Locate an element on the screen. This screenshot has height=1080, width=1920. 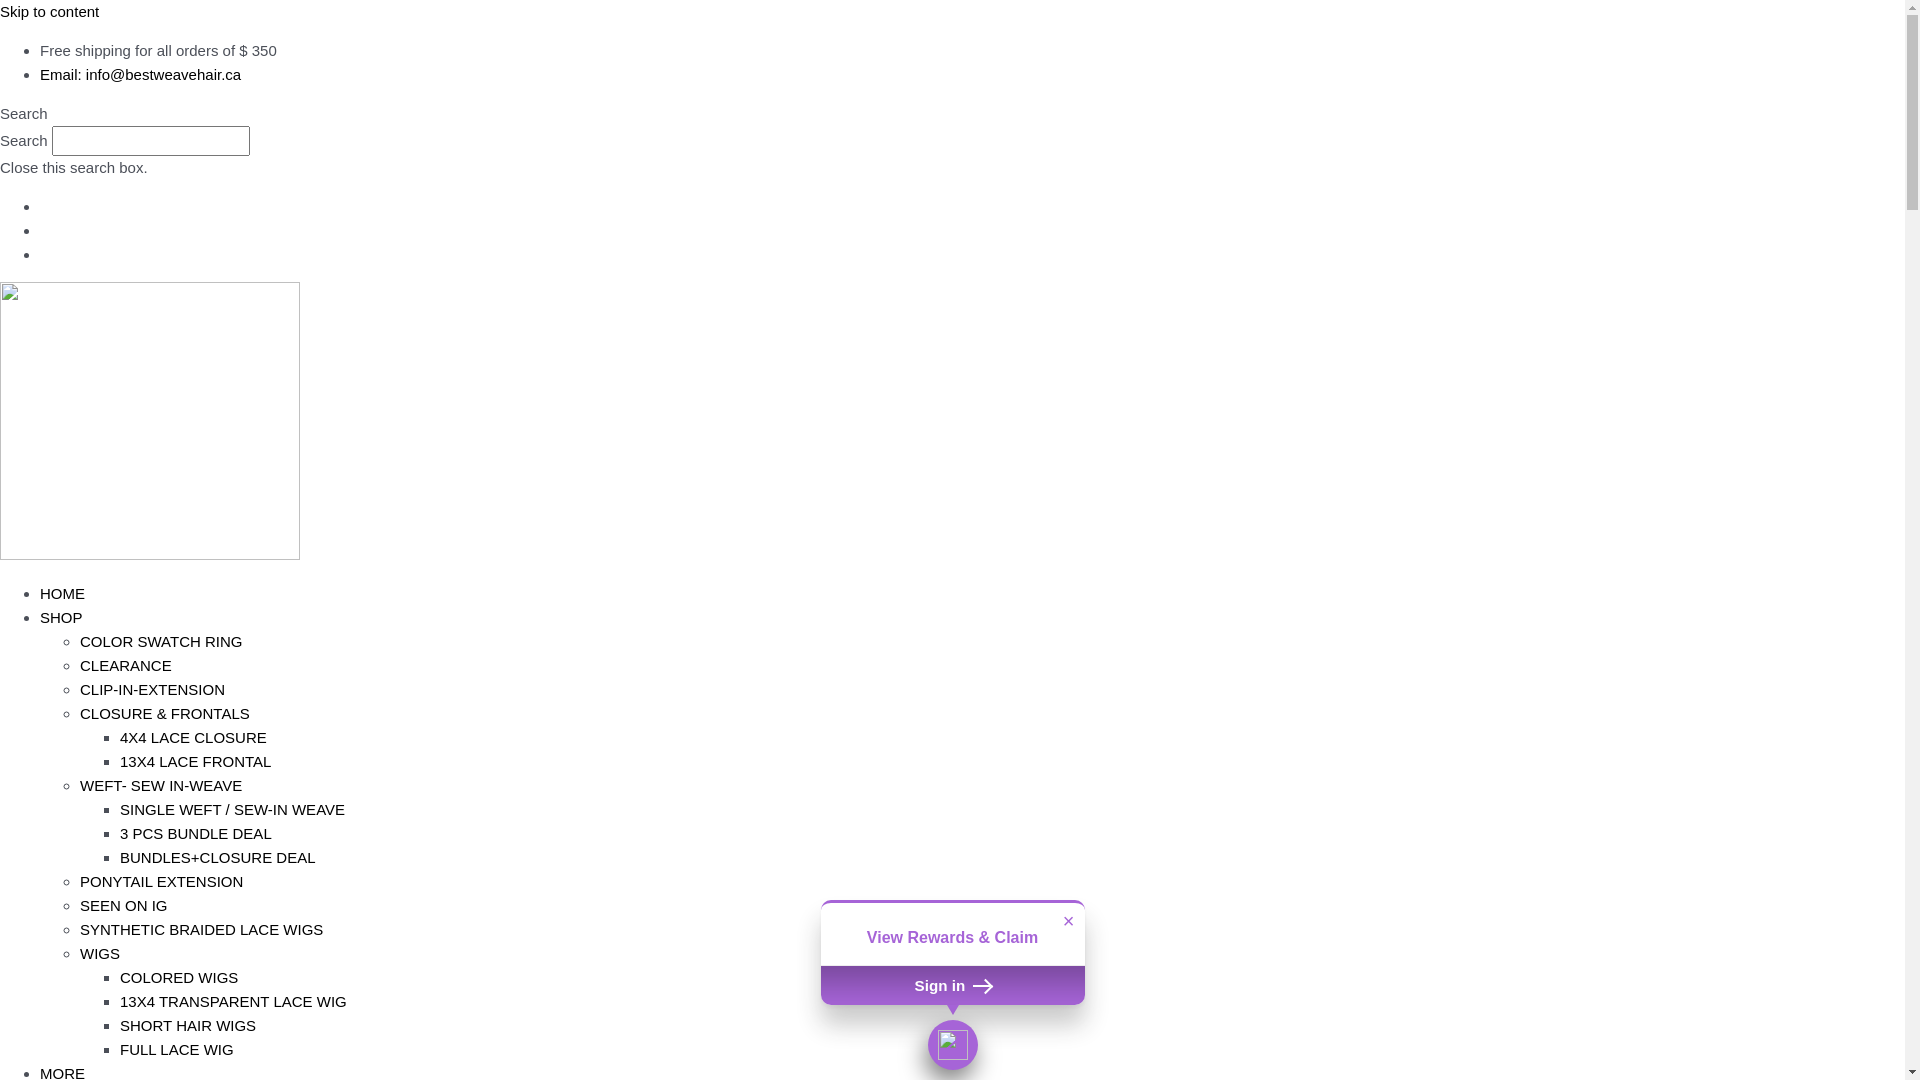
'BUNDLES+CLOSURE DEAL' is located at coordinates (217, 856).